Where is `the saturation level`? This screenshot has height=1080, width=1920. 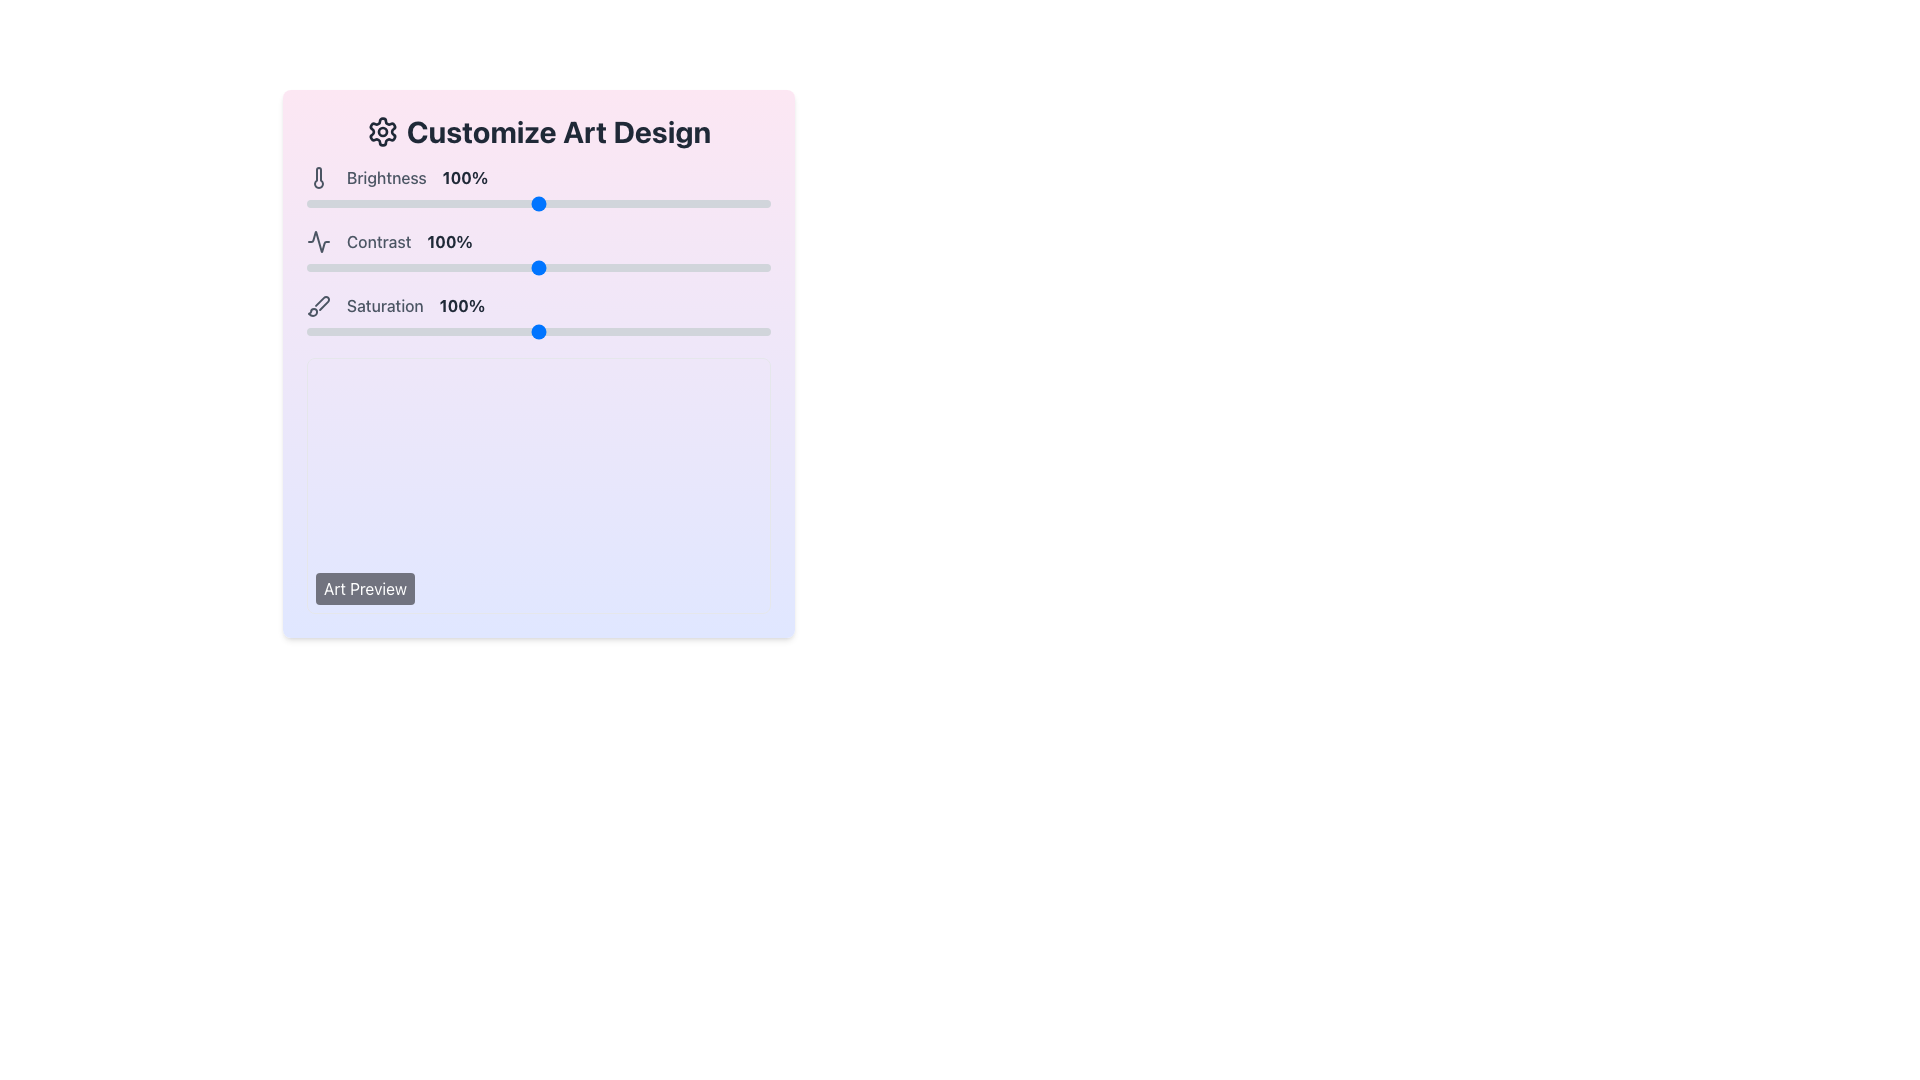 the saturation level is located at coordinates (559, 330).